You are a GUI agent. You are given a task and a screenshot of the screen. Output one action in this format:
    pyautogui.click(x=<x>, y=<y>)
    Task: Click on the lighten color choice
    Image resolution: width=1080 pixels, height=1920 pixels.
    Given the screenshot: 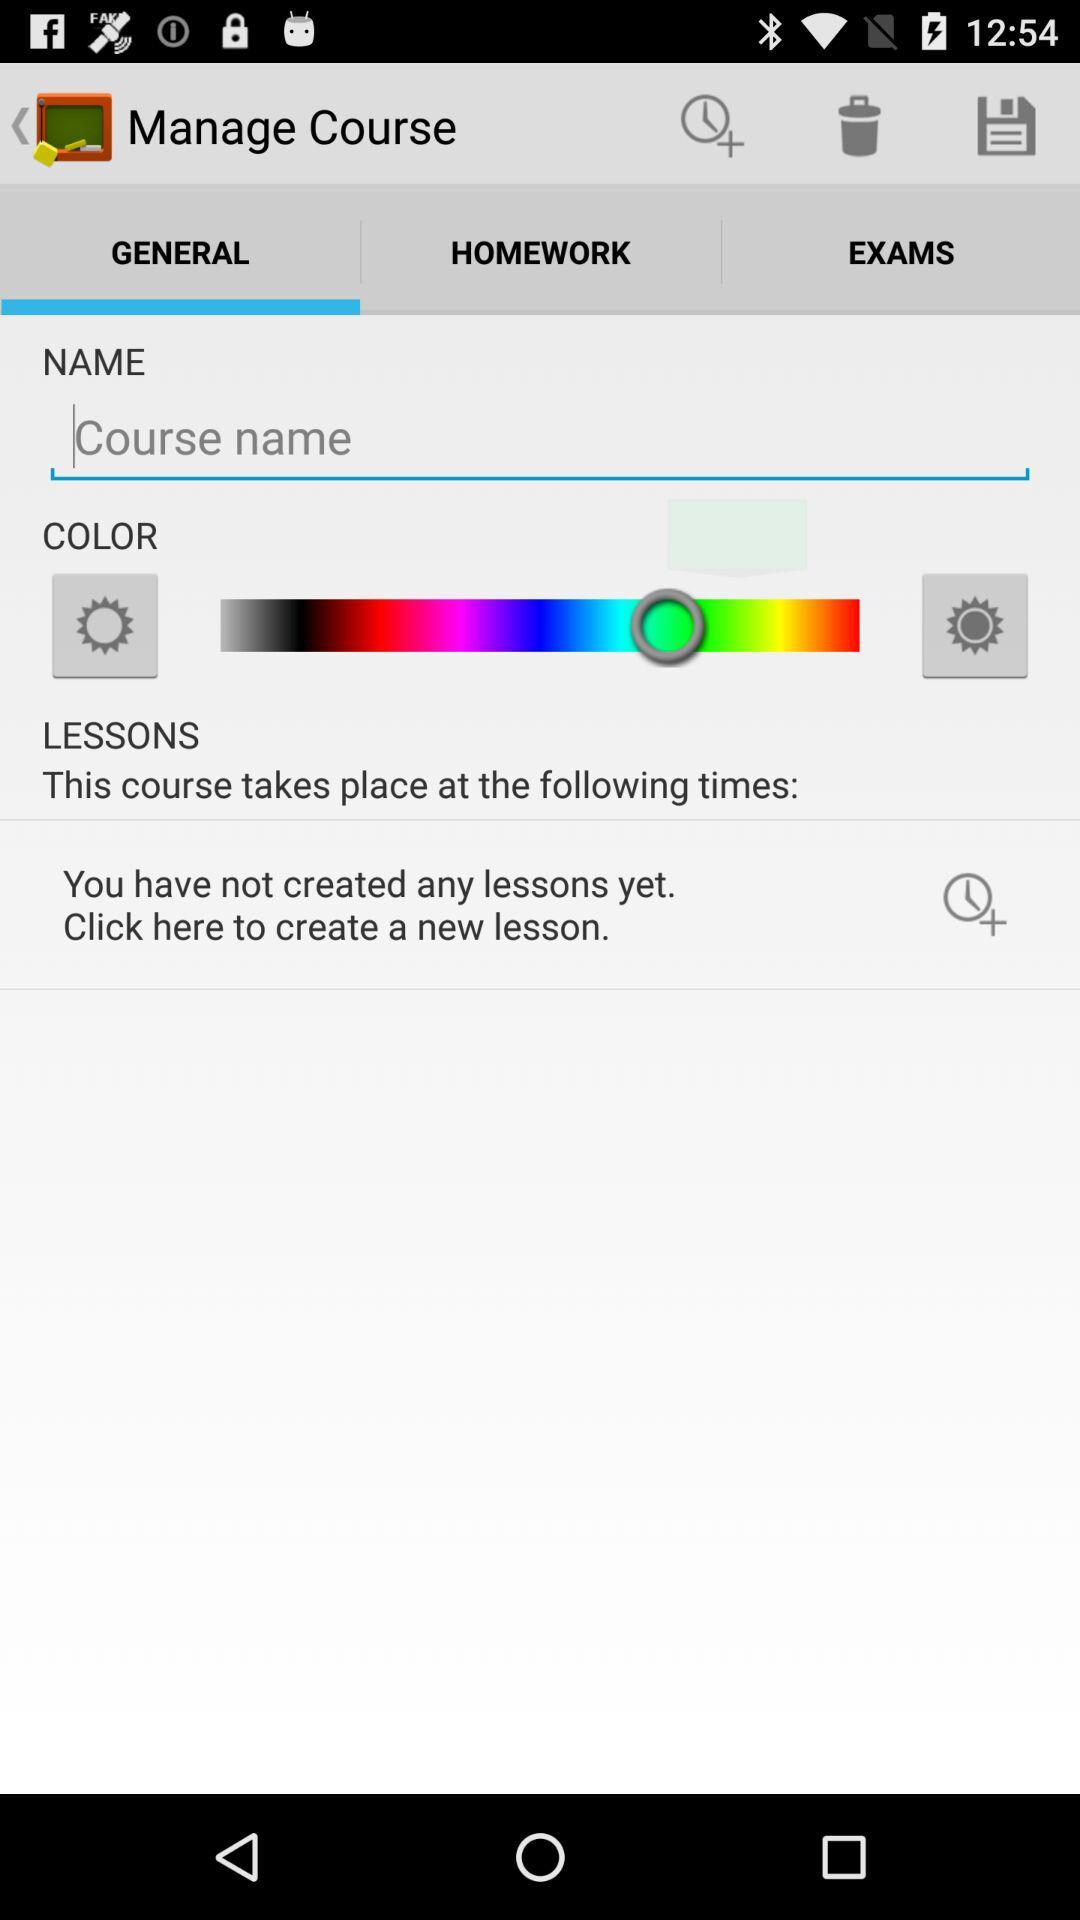 What is the action you would take?
    pyautogui.click(x=104, y=624)
    